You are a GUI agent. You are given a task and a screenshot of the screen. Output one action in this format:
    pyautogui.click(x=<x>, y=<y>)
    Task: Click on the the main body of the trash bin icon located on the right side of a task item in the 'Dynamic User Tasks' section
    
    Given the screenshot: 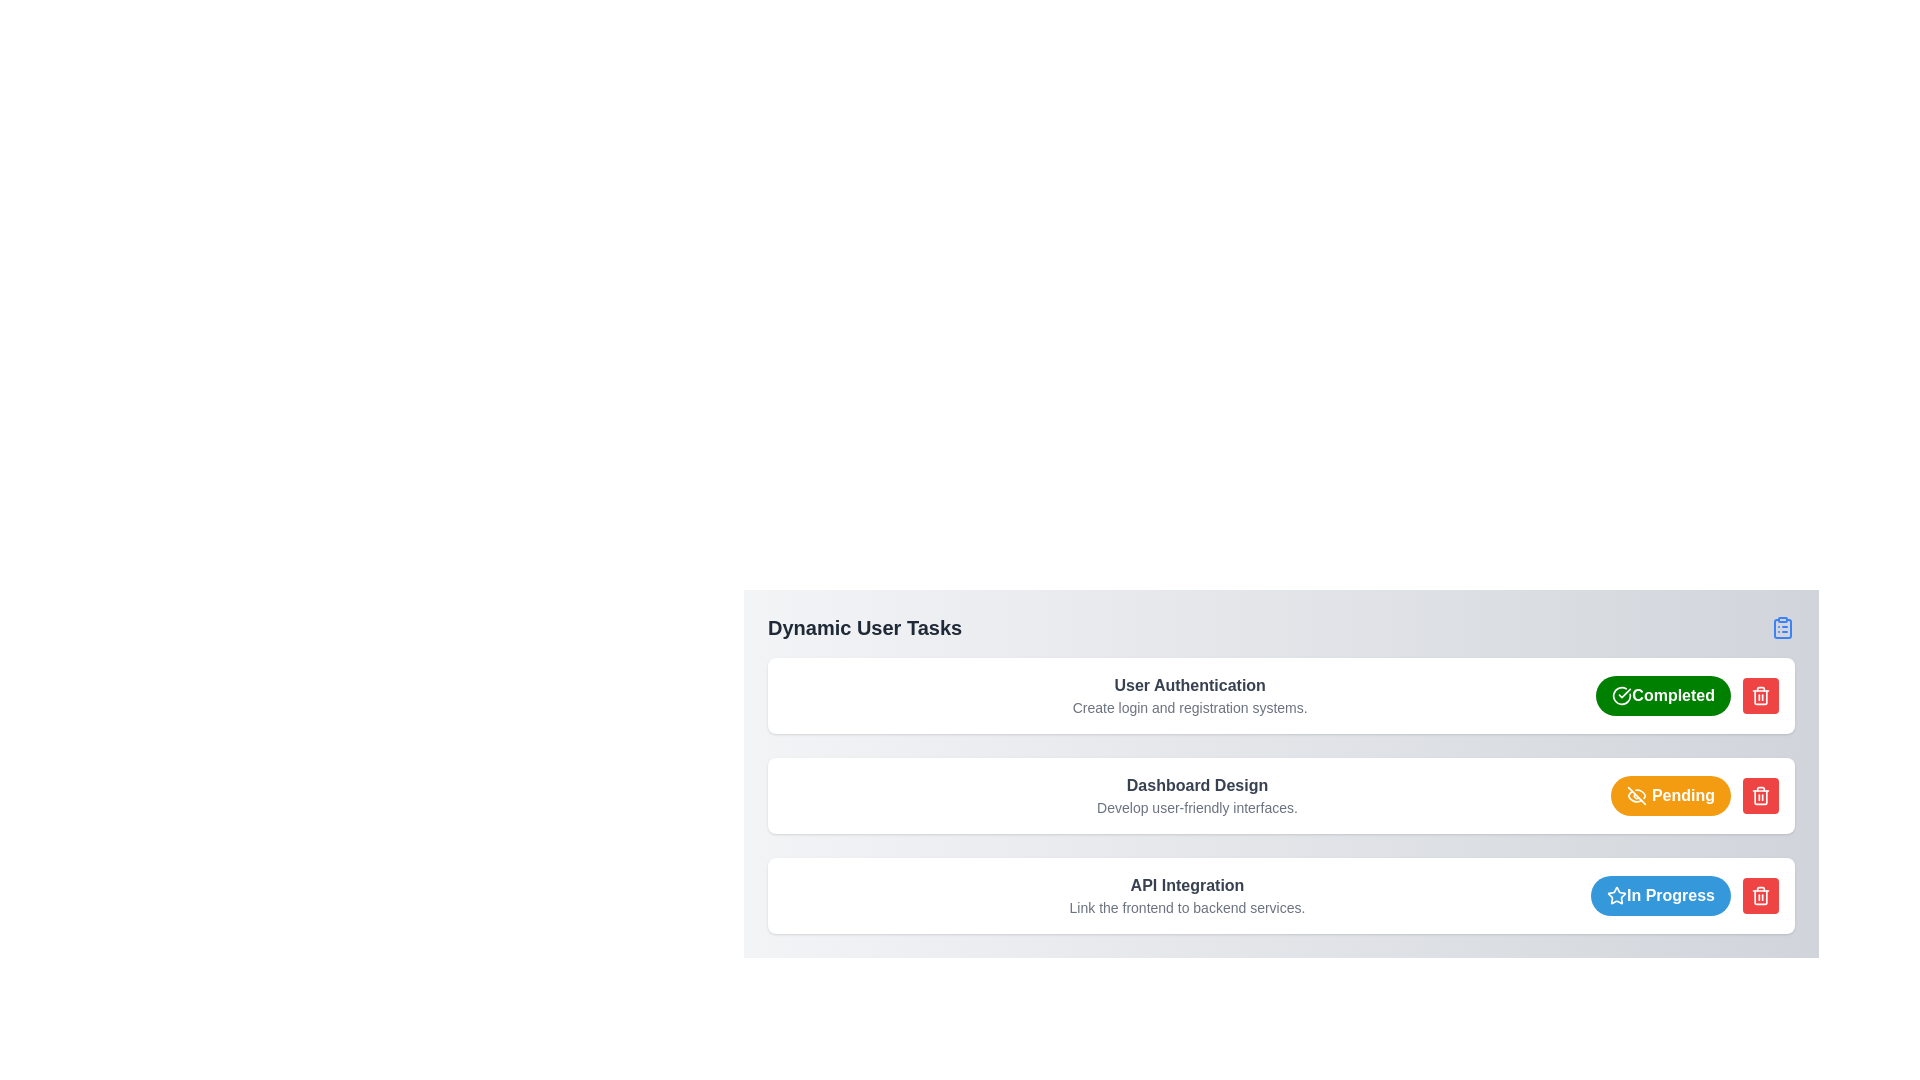 What is the action you would take?
    pyautogui.click(x=1761, y=696)
    